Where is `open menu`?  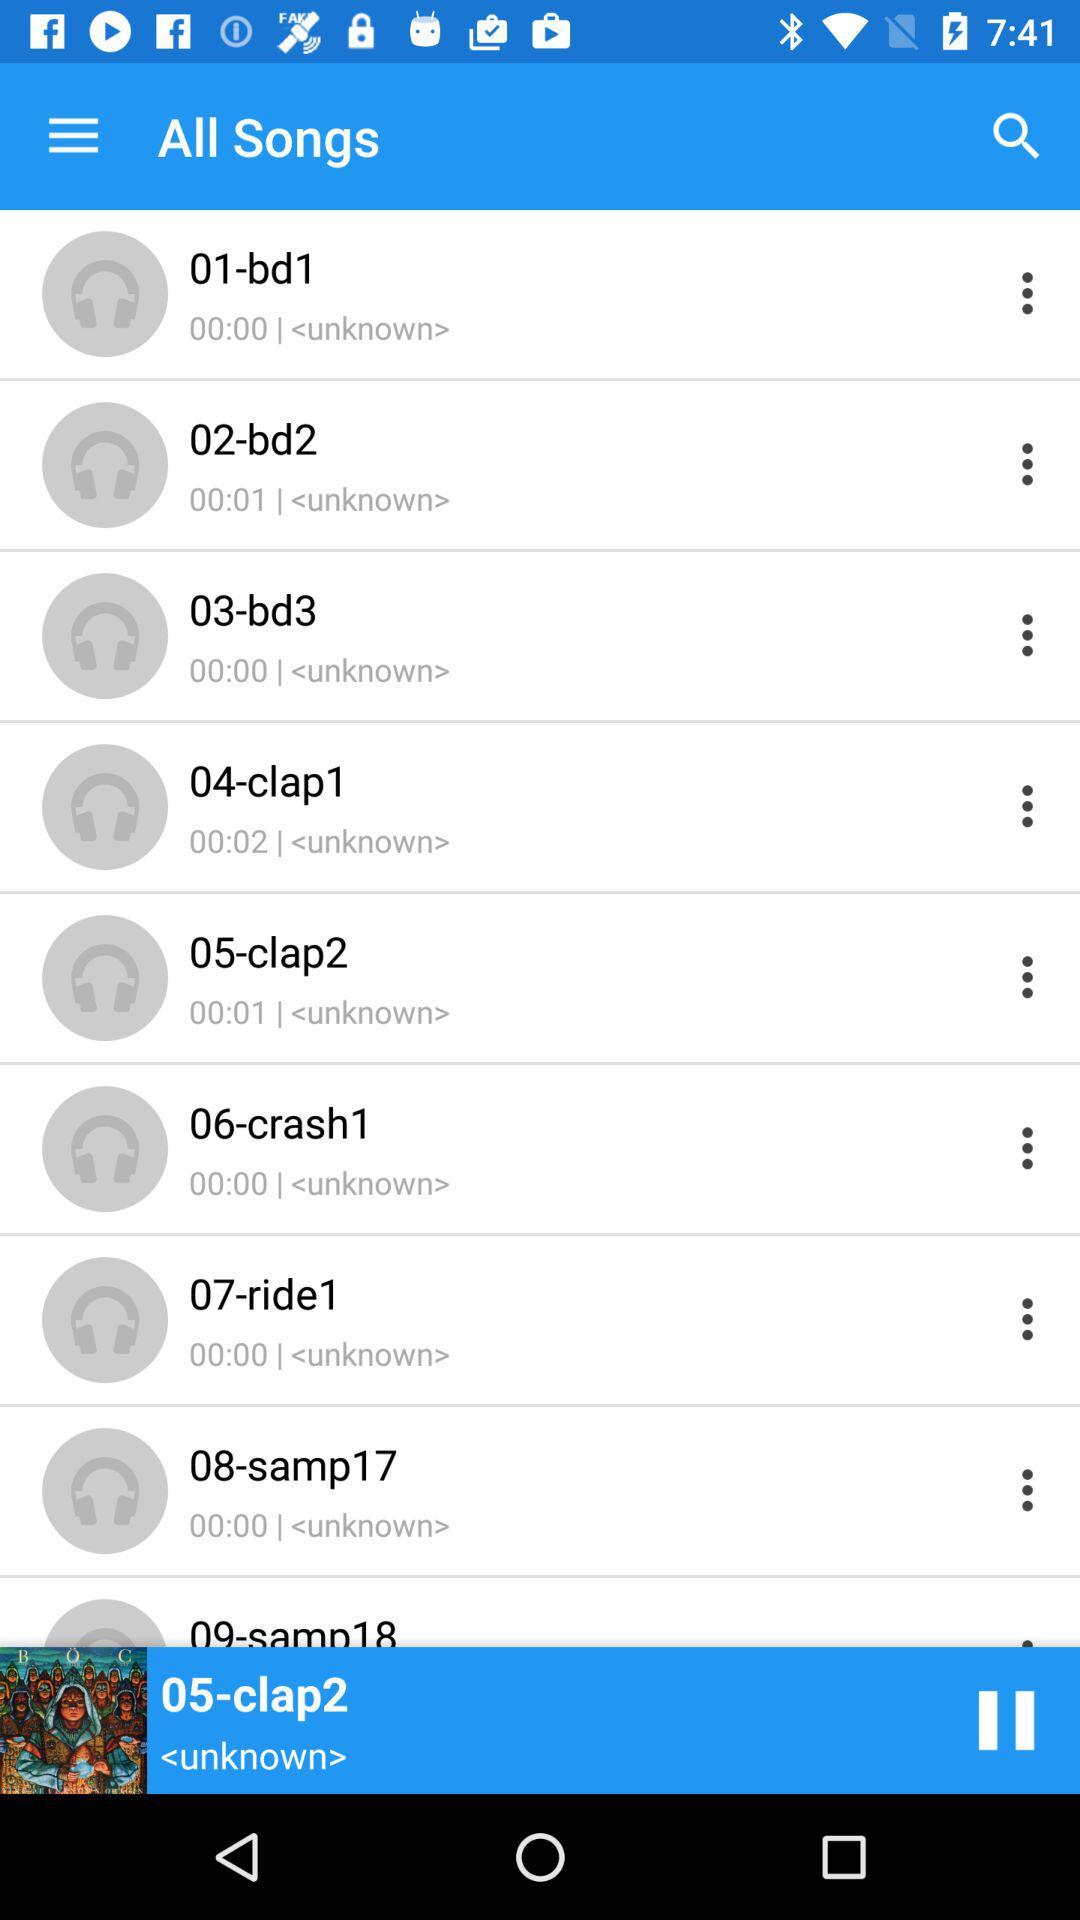
open menu is located at coordinates (1027, 1490).